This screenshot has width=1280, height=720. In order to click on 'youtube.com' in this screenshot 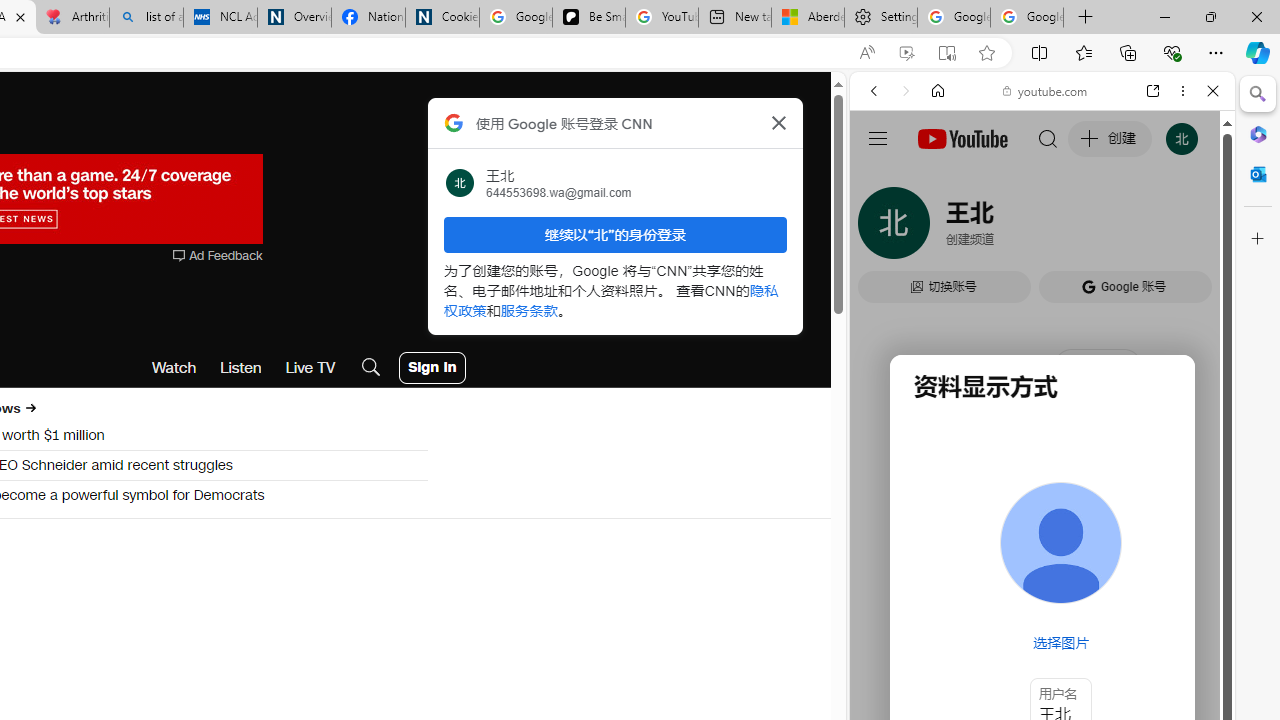, I will do `click(1045, 91)`.